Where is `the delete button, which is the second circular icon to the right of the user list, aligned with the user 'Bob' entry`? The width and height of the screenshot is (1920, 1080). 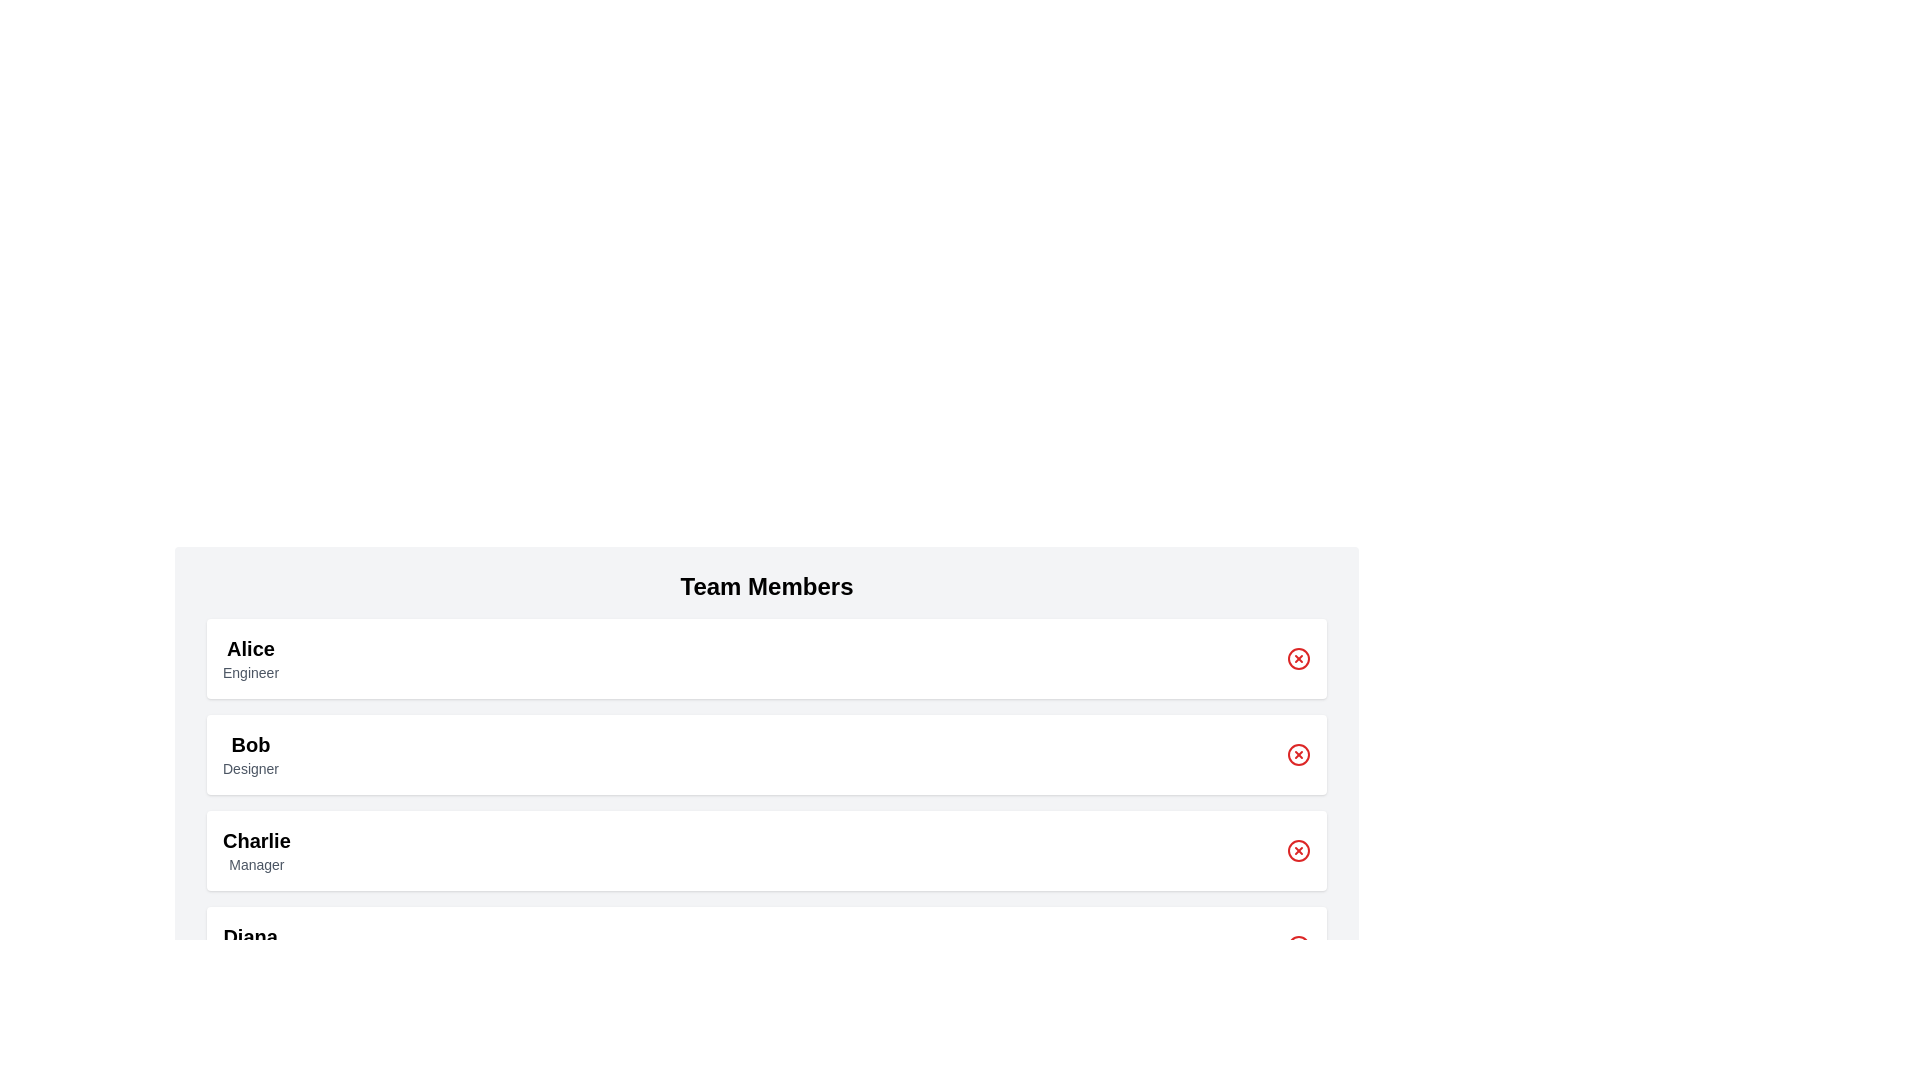
the delete button, which is the second circular icon to the right of the user list, aligned with the user 'Bob' entry is located at coordinates (1299, 755).